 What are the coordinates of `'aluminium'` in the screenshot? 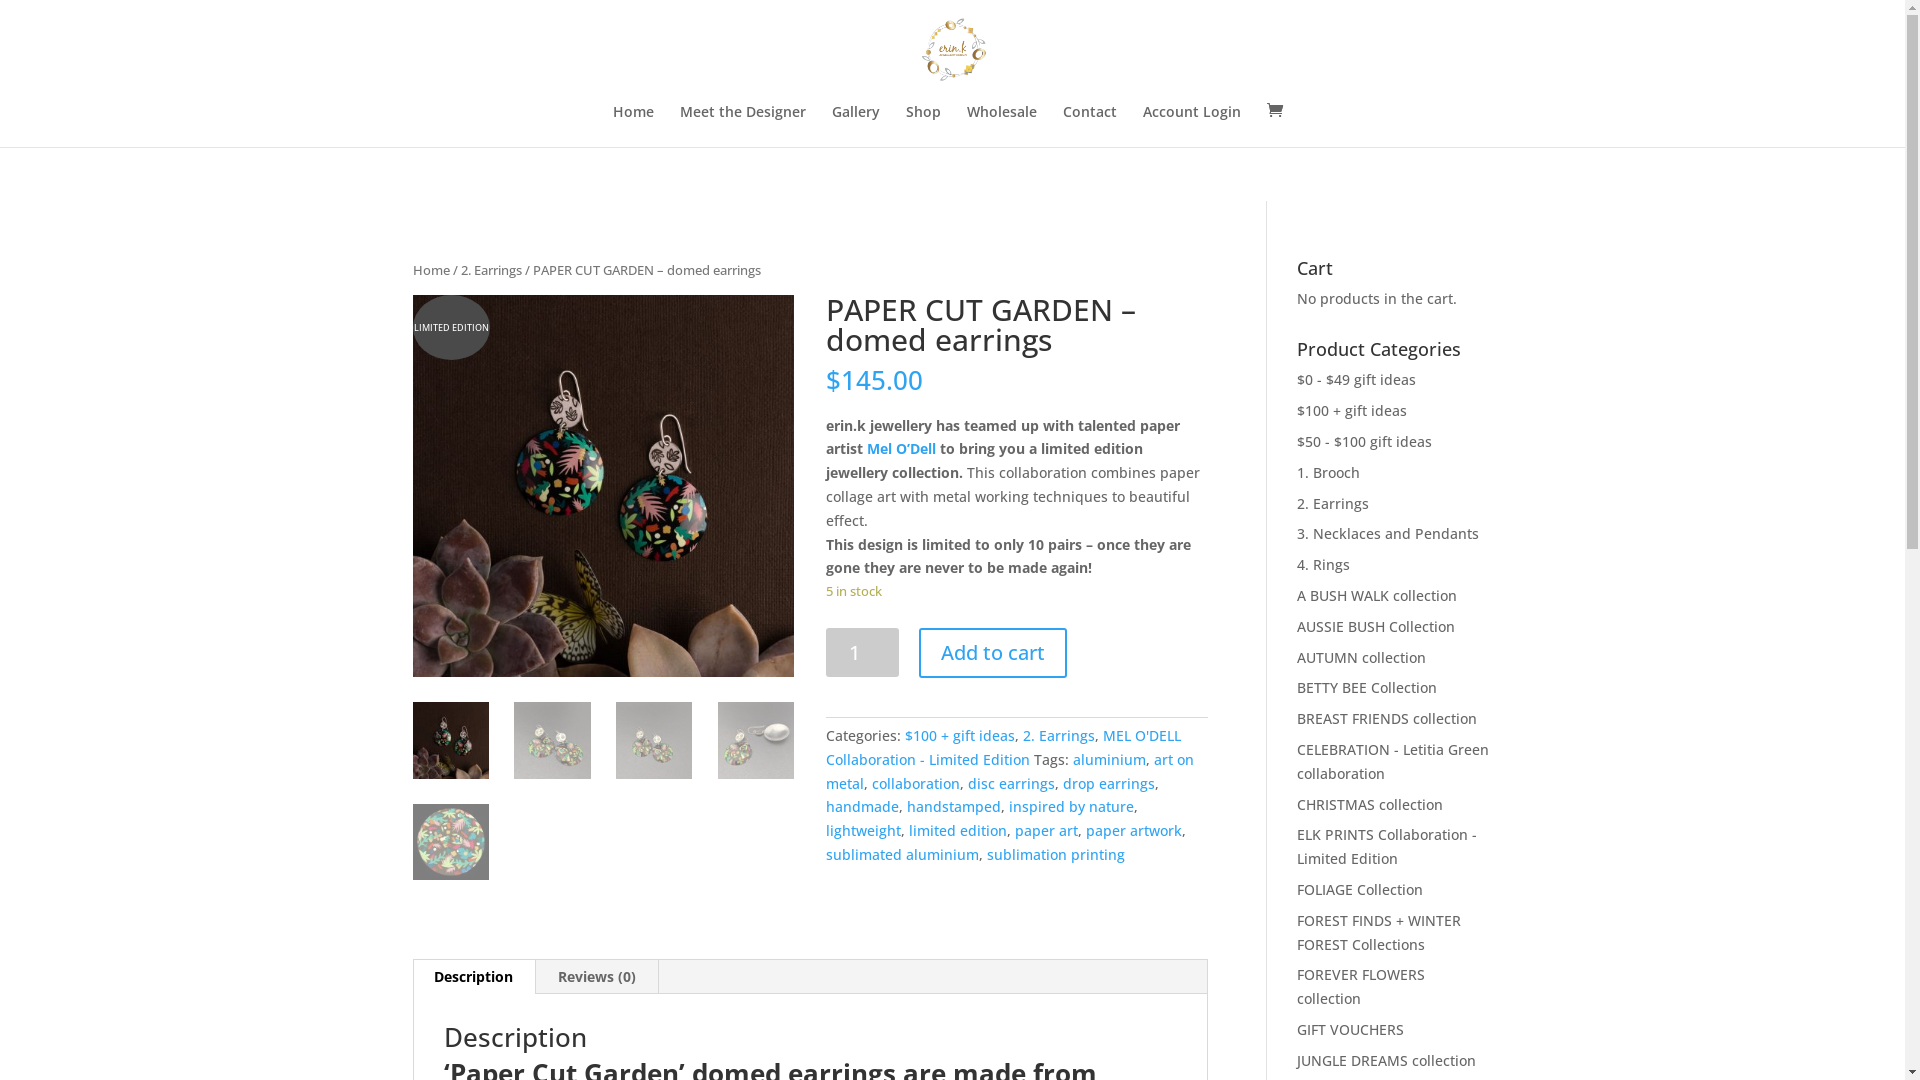 It's located at (1072, 759).